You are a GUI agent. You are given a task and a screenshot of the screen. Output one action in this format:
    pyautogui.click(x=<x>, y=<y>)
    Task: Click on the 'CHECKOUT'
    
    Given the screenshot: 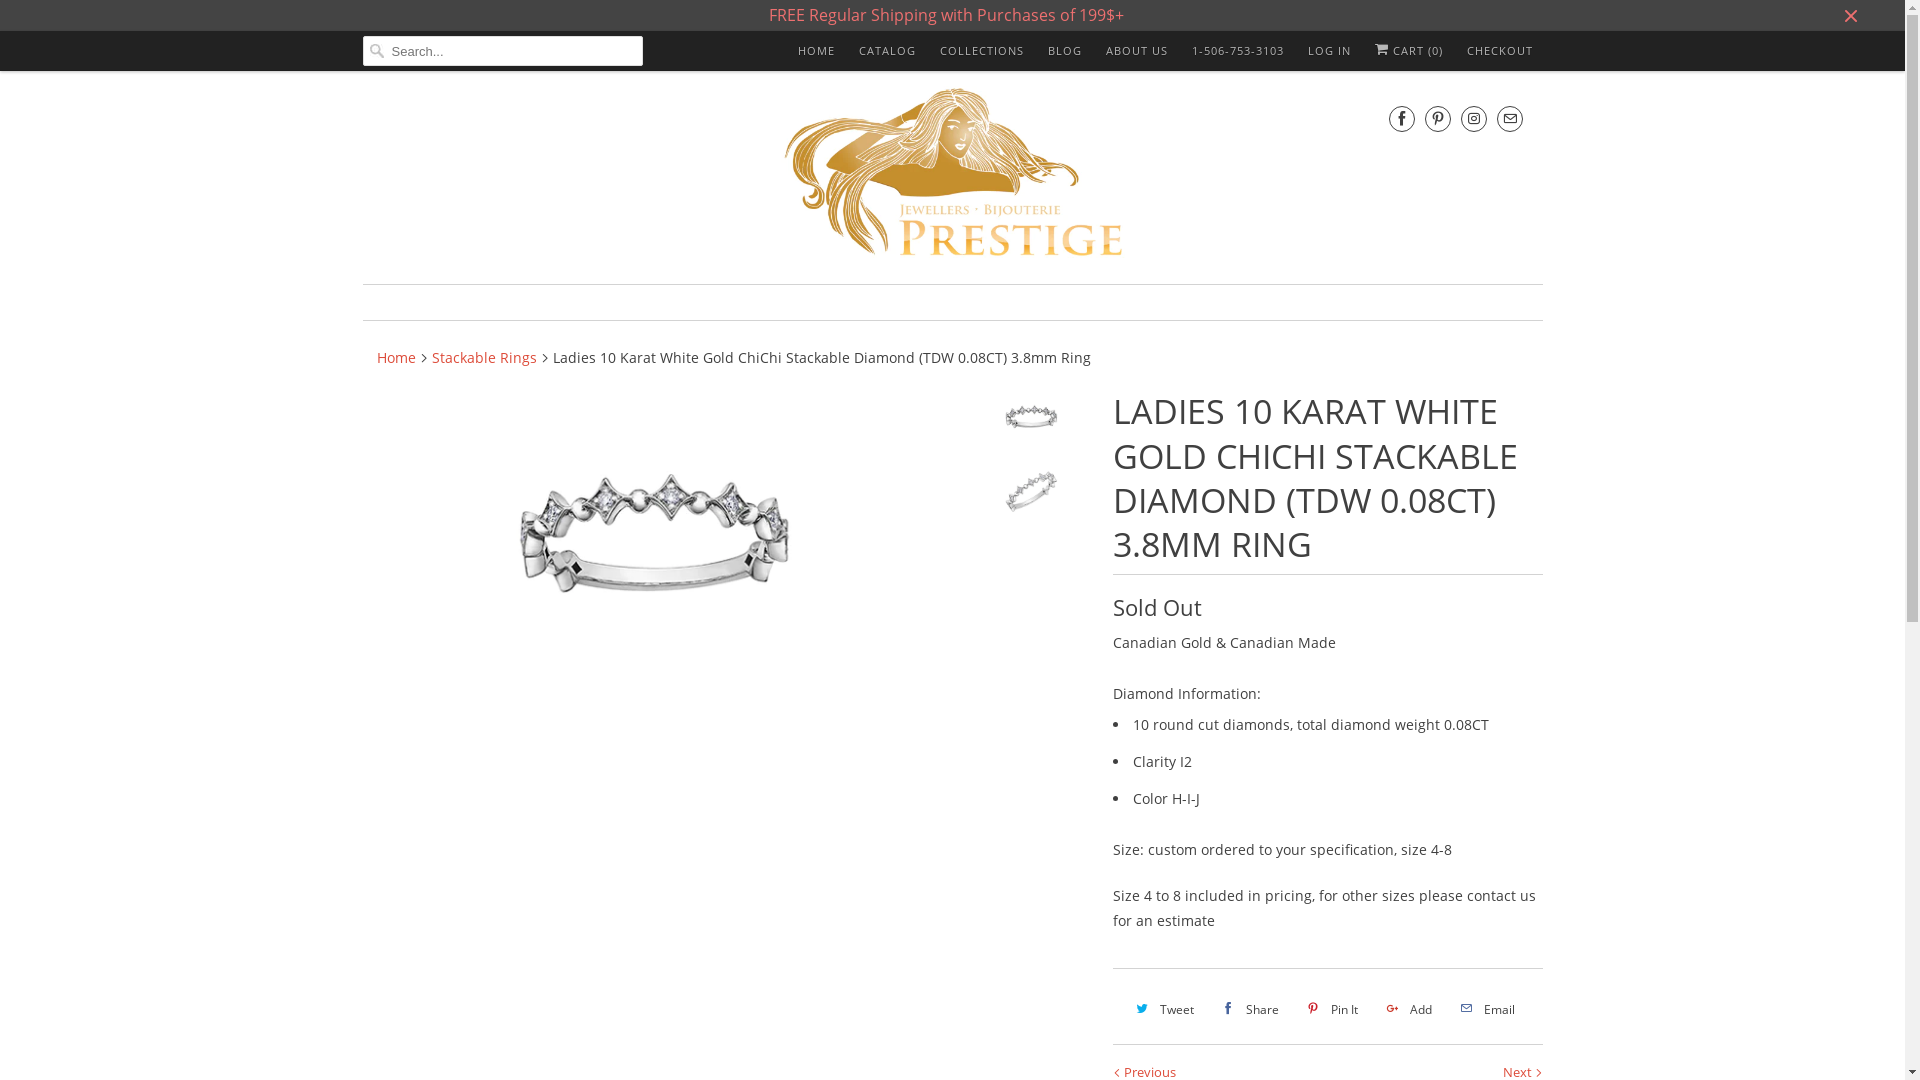 What is the action you would take?
    pyautogui.click(x=1465, y=49)
    